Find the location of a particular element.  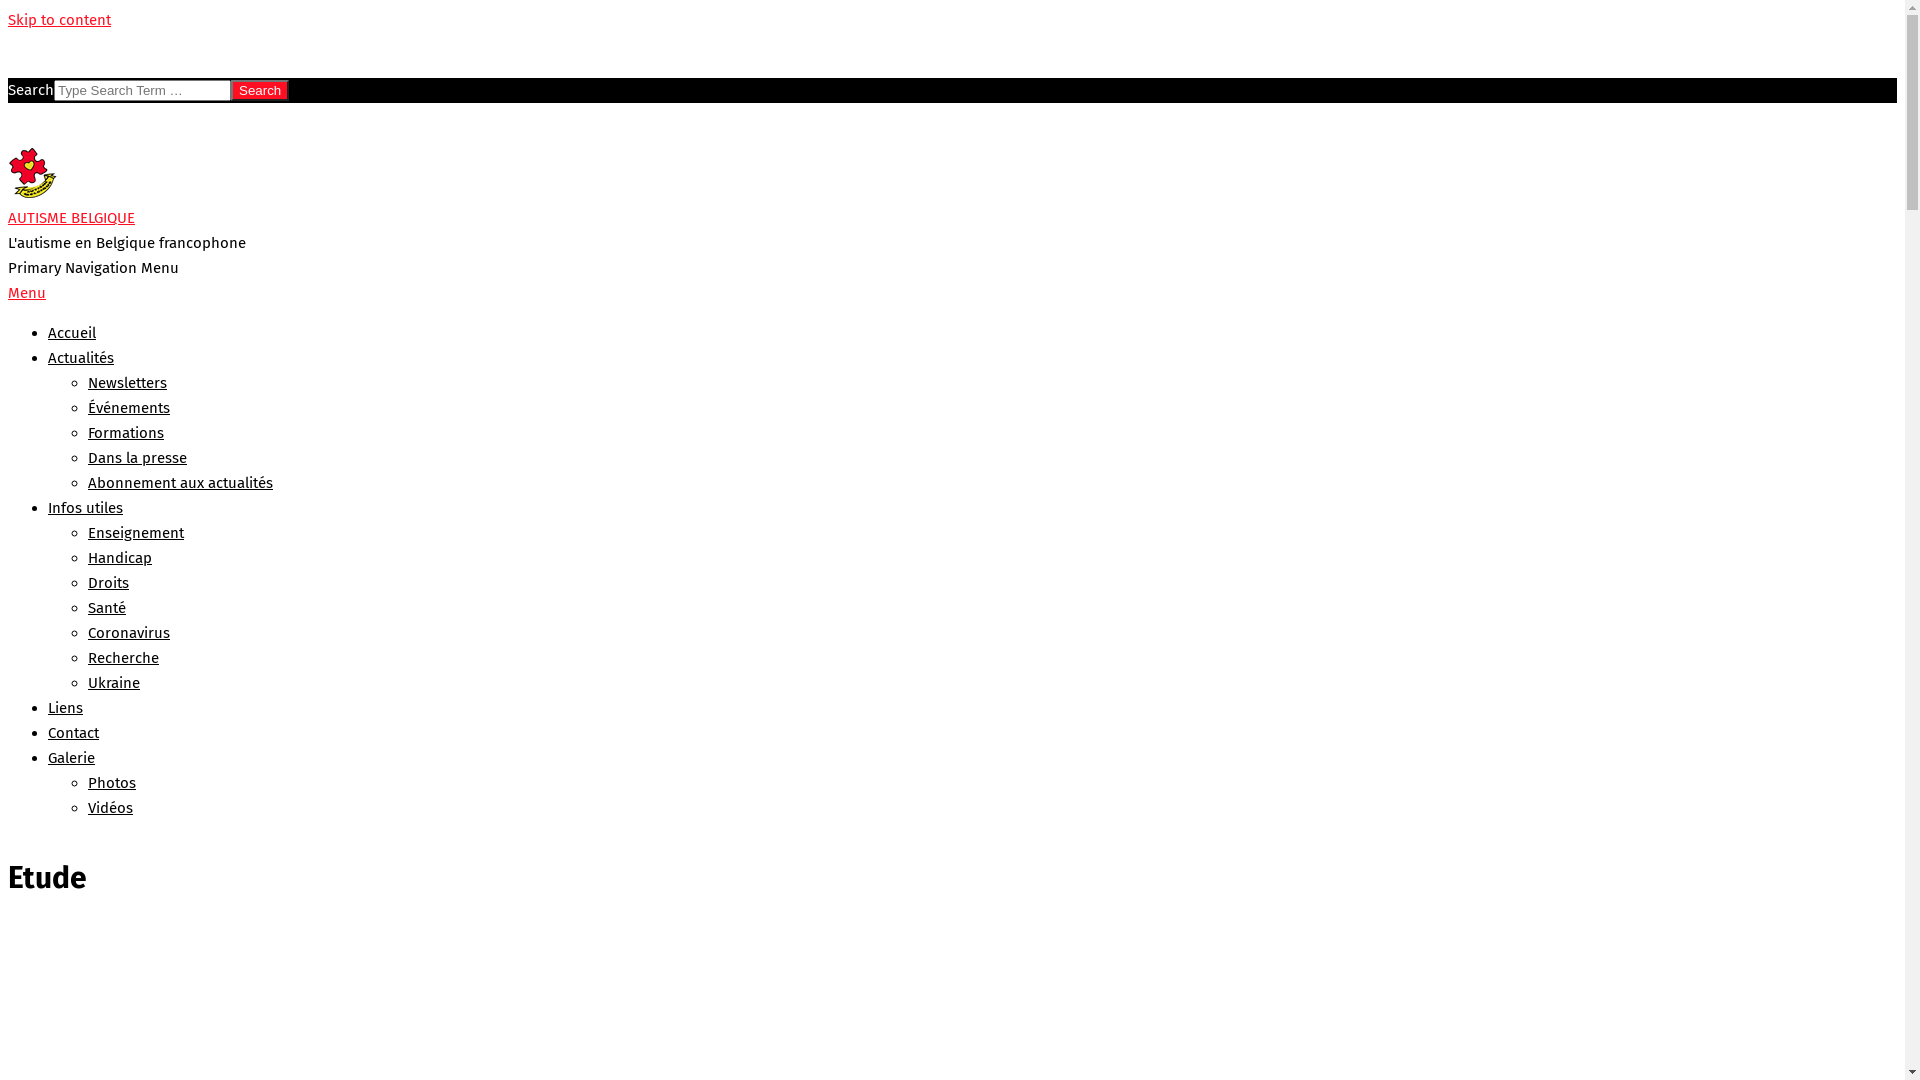

'Galerie' is located at coordinates (48, 758).